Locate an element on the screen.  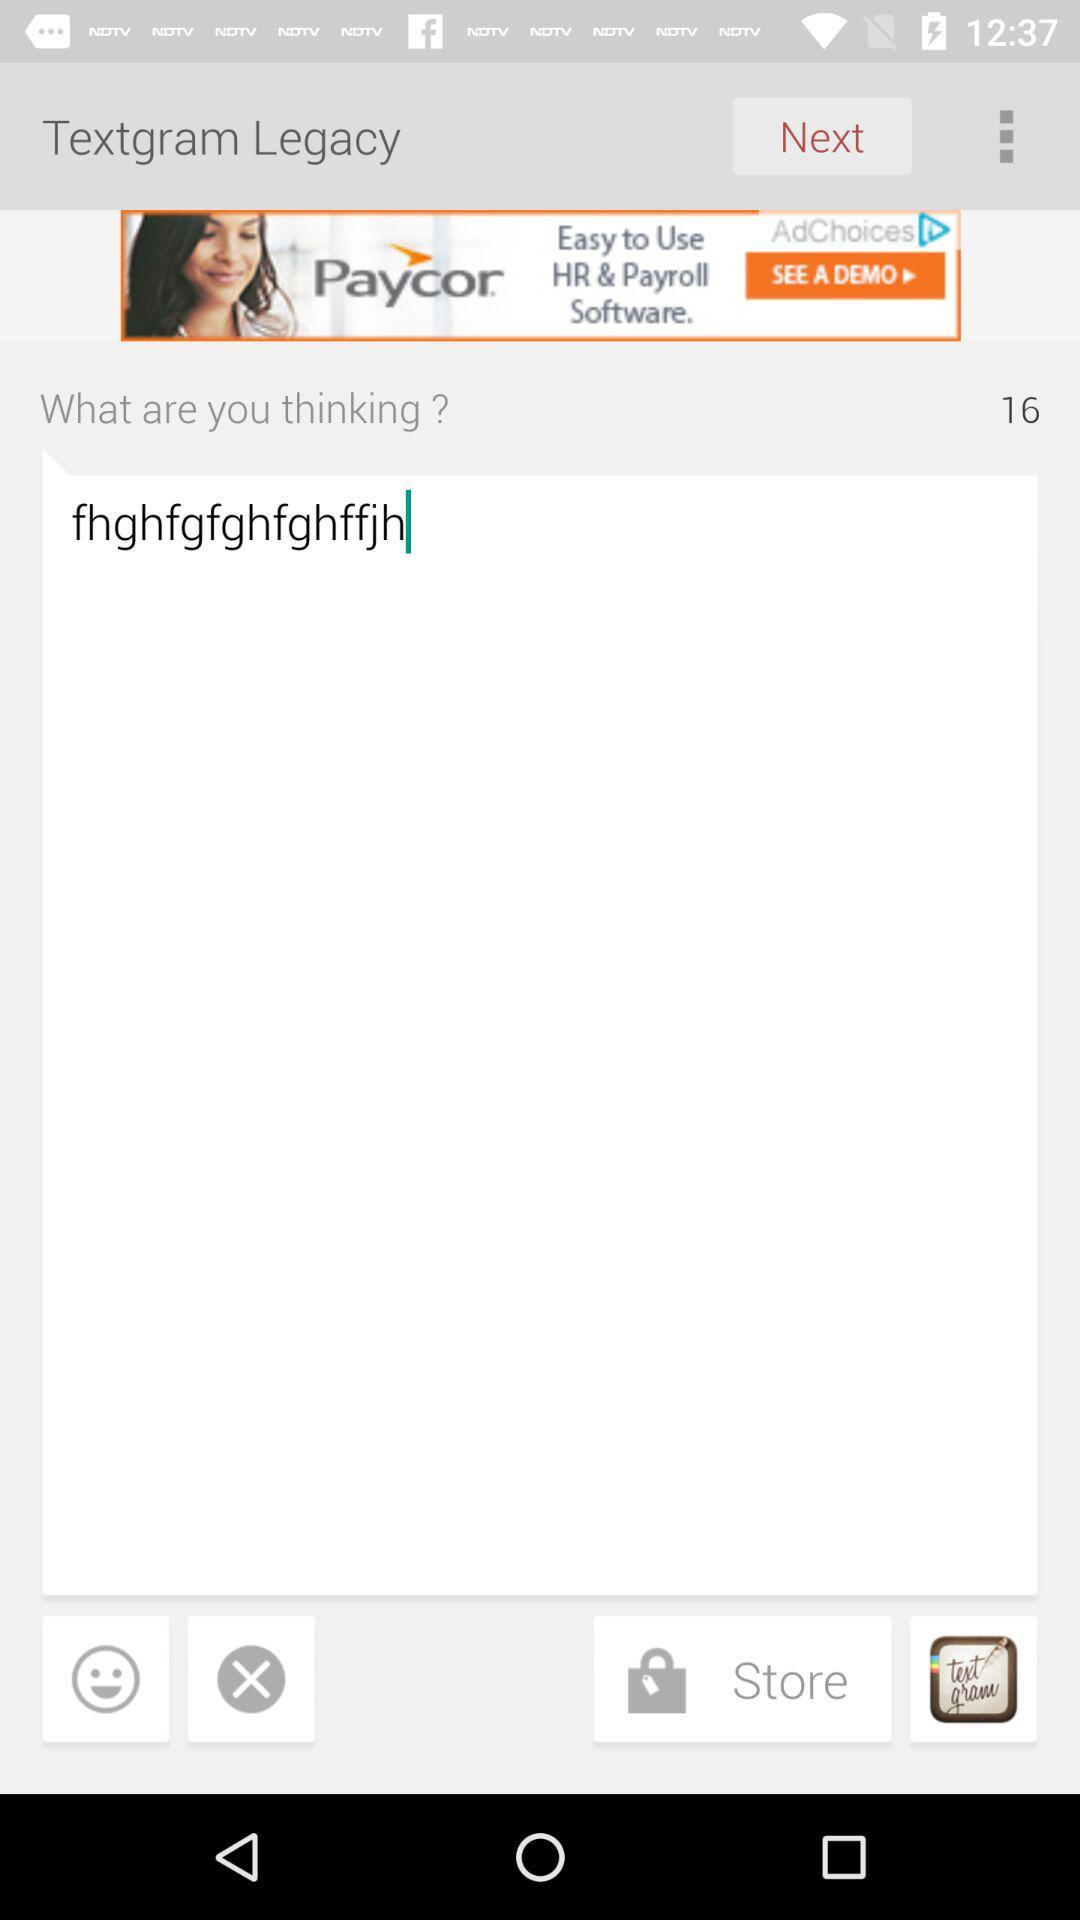
click icon bottom right is located at coordinates (972, 1682).